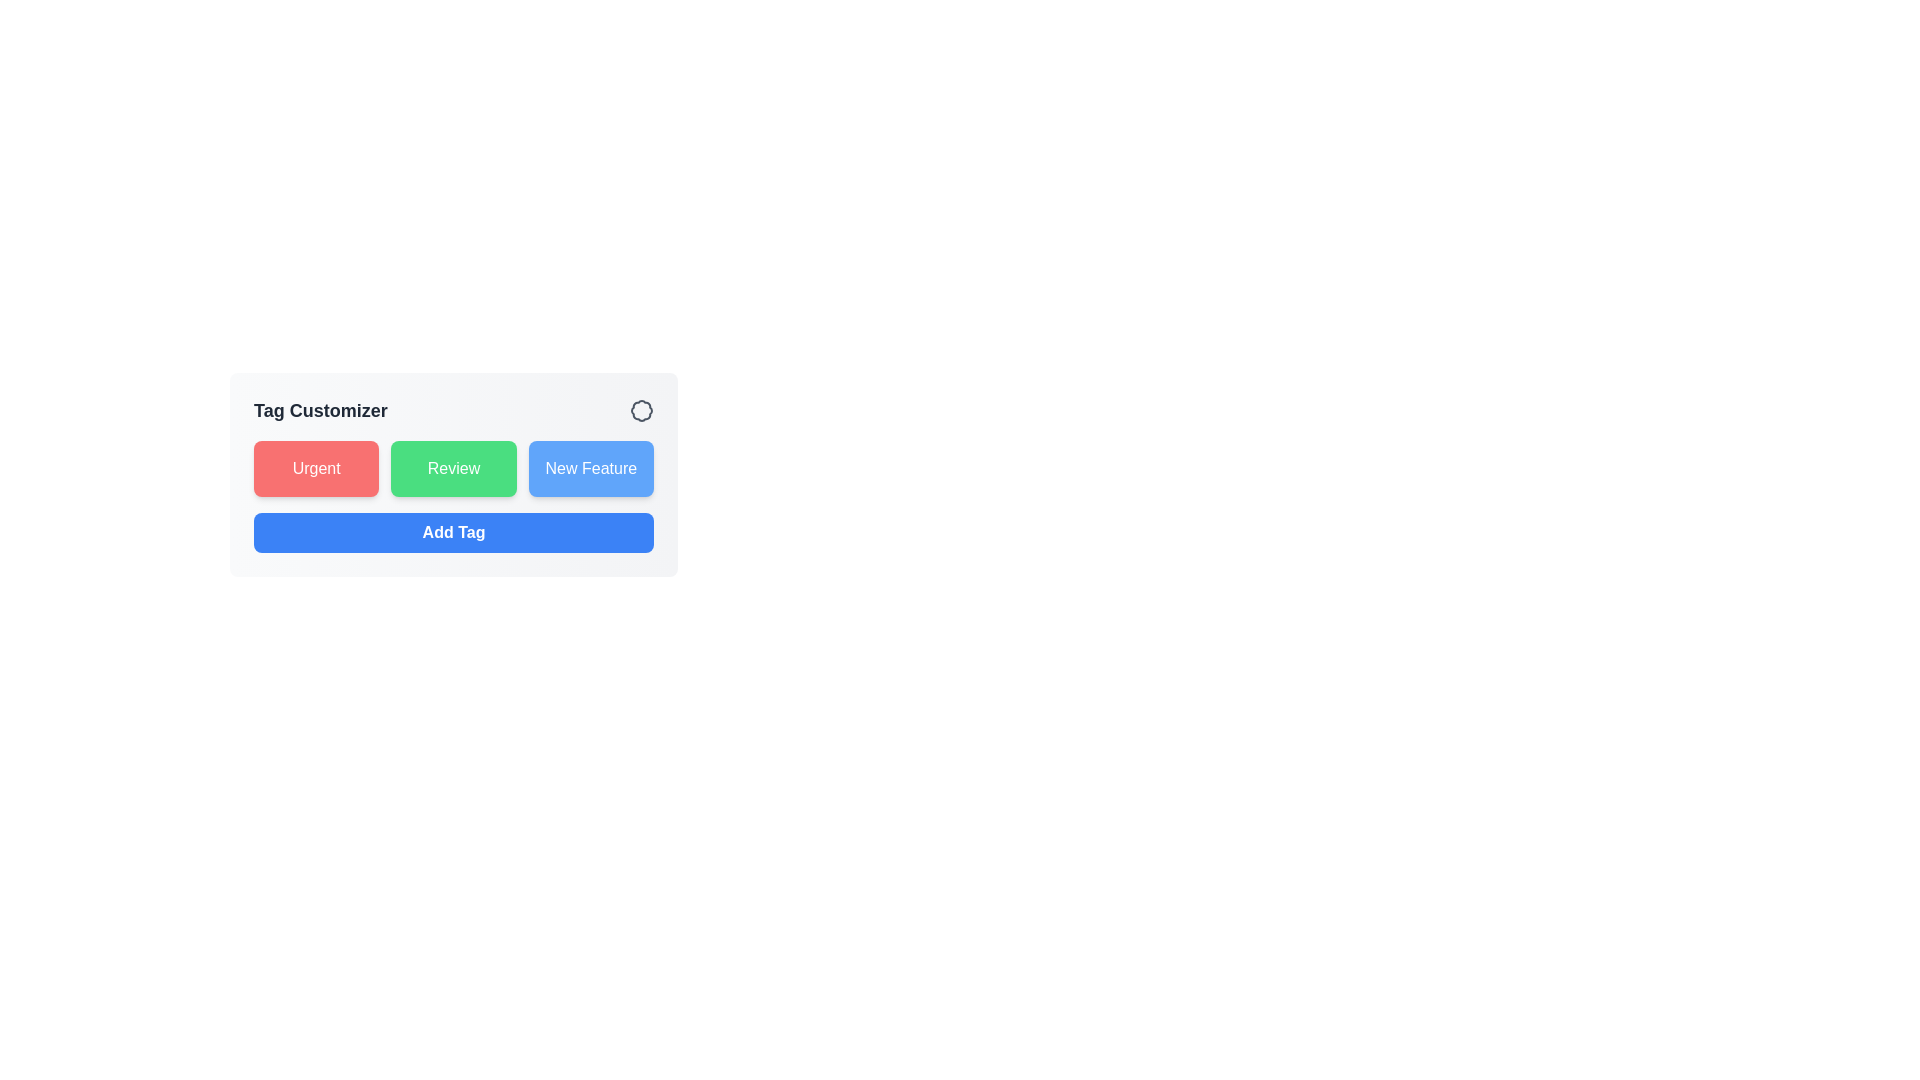 The image size is (1920, 1080). Describe the element at coordinates (453, 531) in the screenshot. I see `the 'Add Tag' button to add a new tag` at that location.